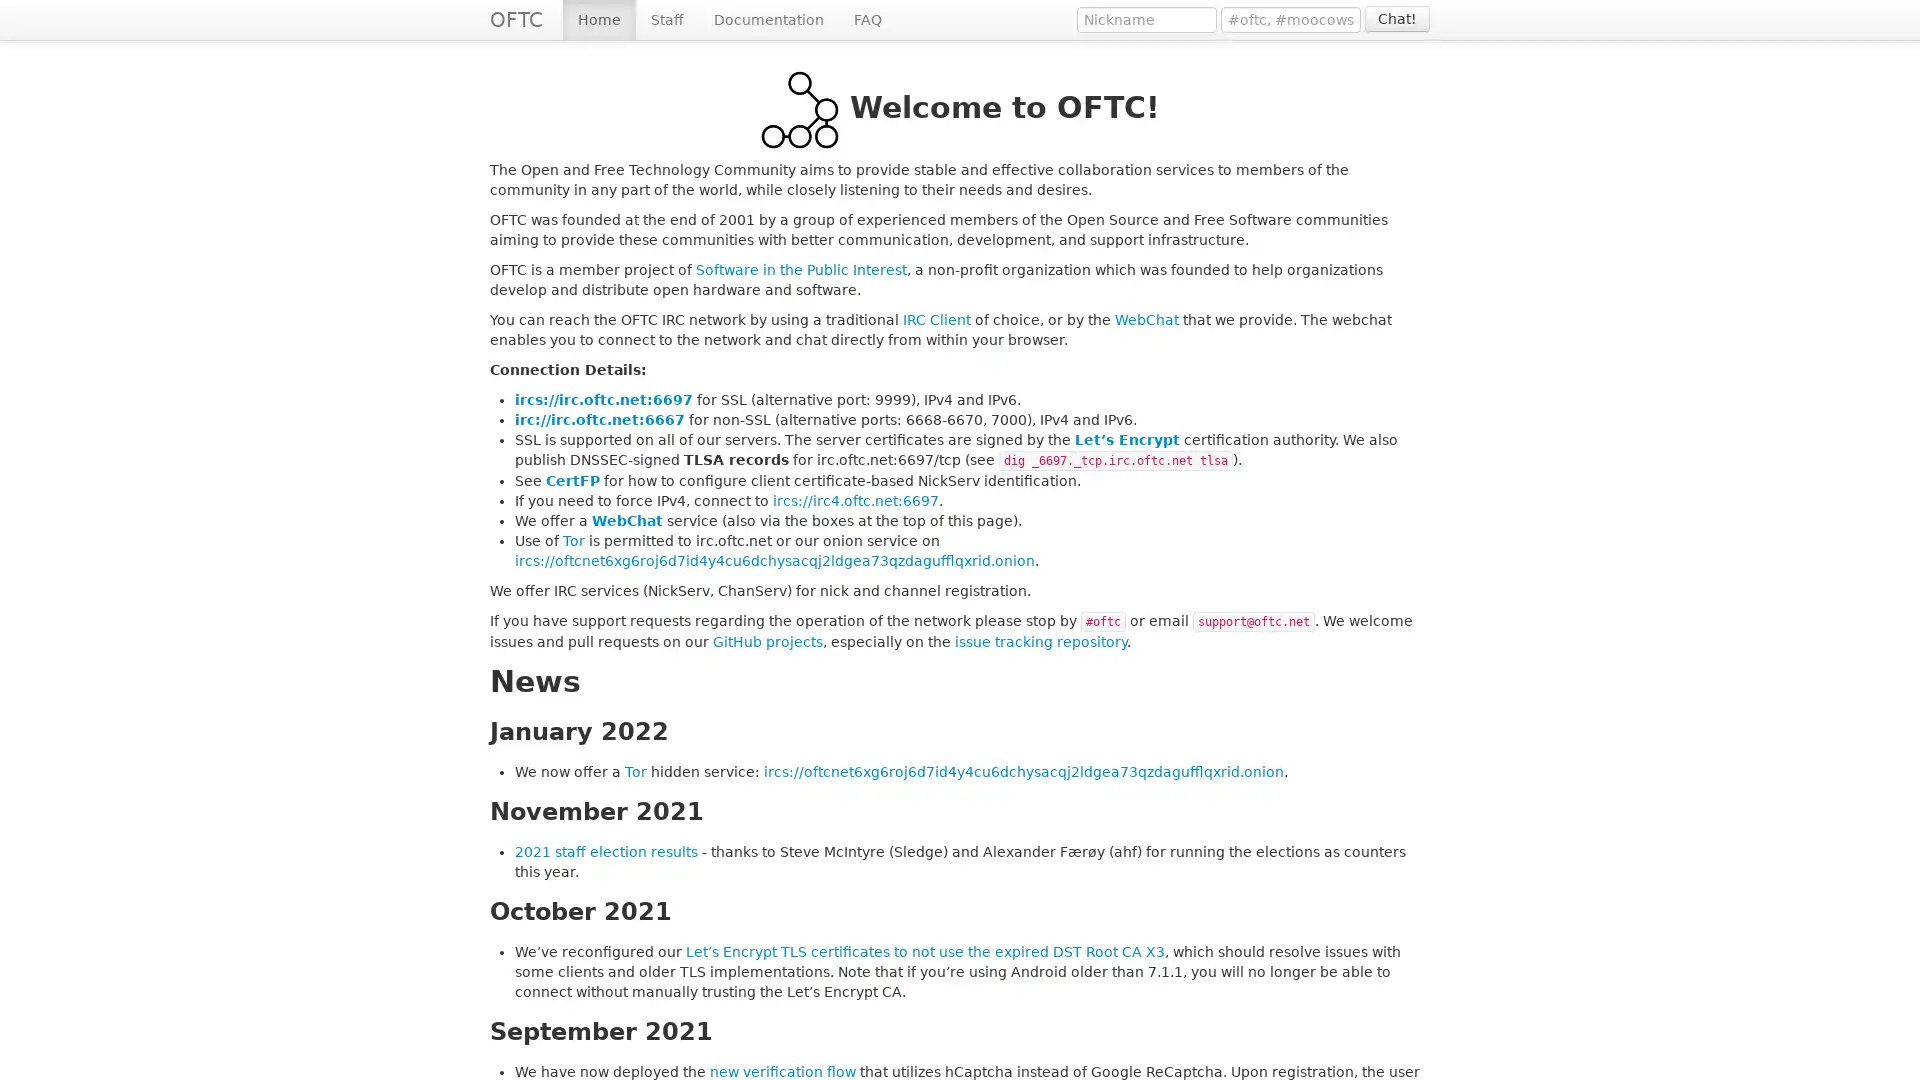 The height and width of the screenshot is (1080, 1920). What do you see at coordinates (1396, 19) in the screenshot?
I see `Chat!` at bounding box center [1396, 19].